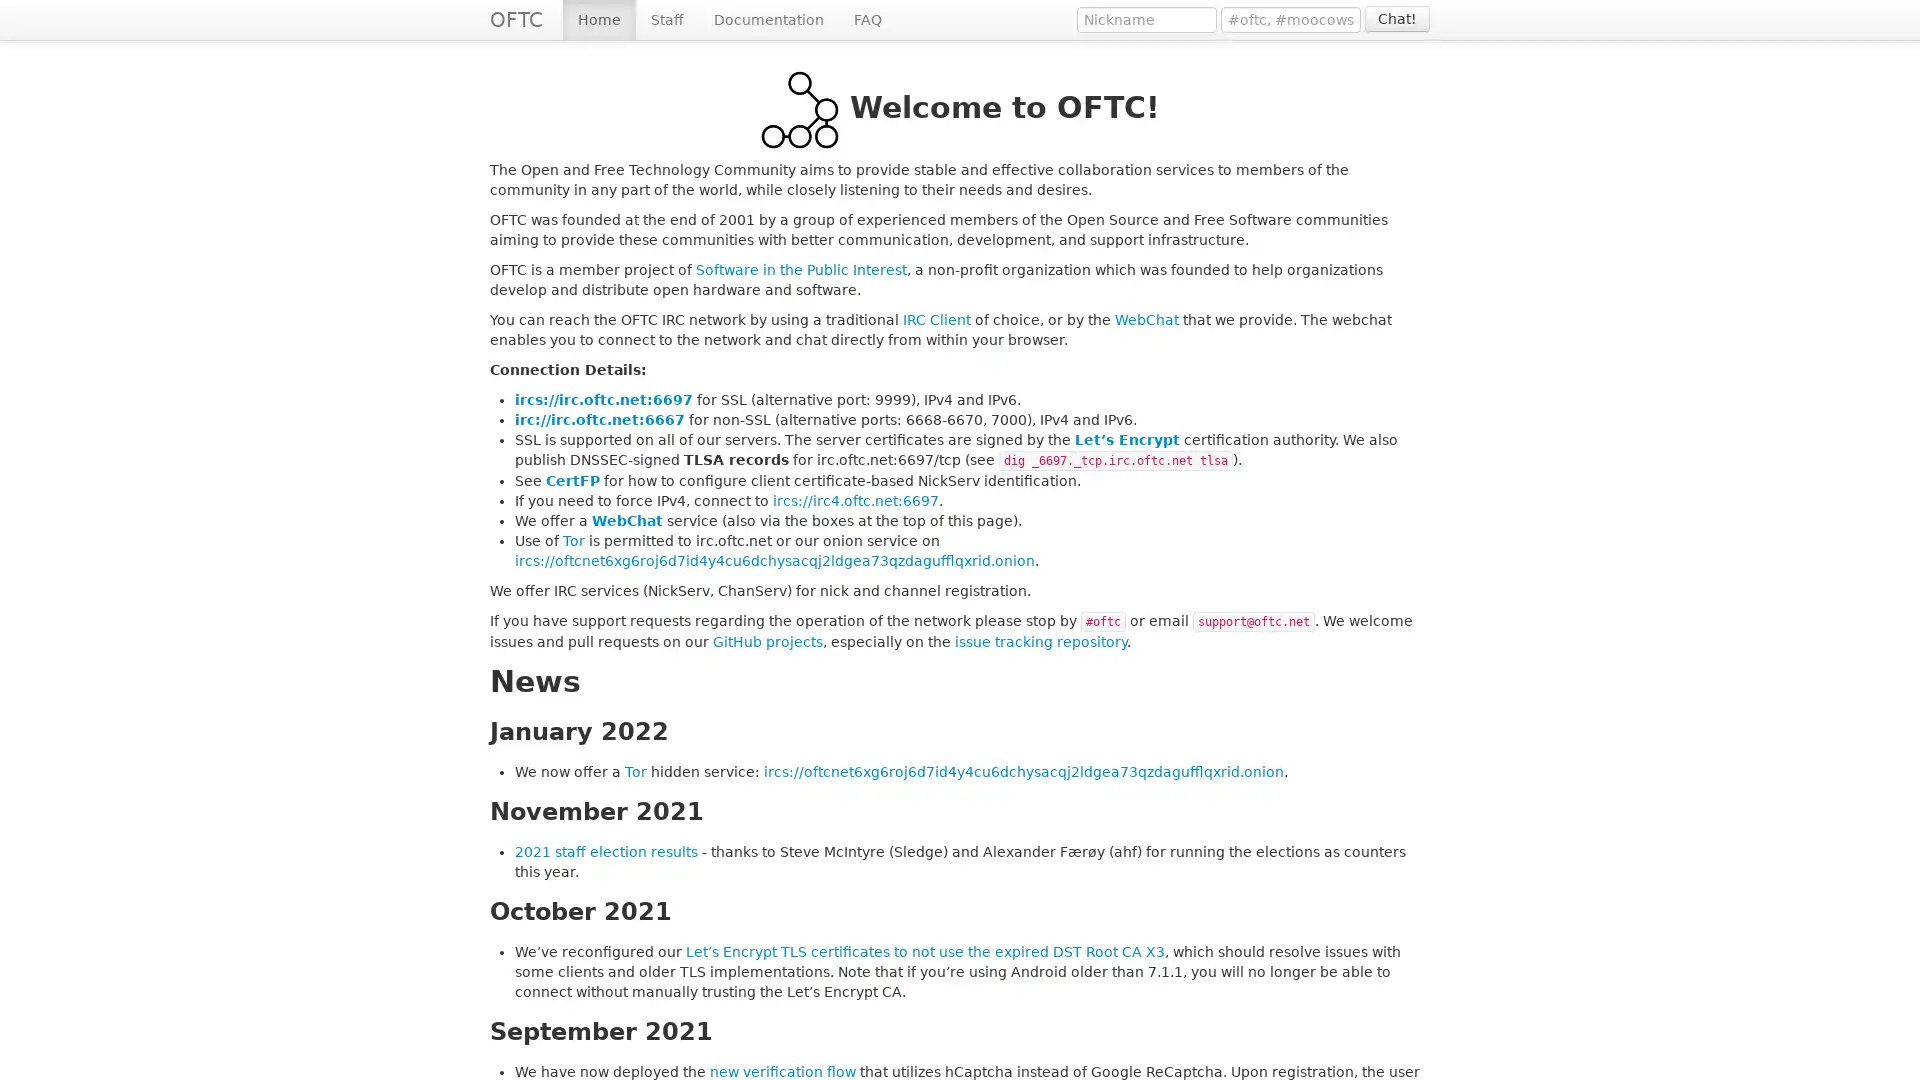 The height and width of the screenshot is (1080, 1920). What do you see at coordinates (1396, 19) in the screenshot?
I see `Chat!` at bounding box center [1396, 19].